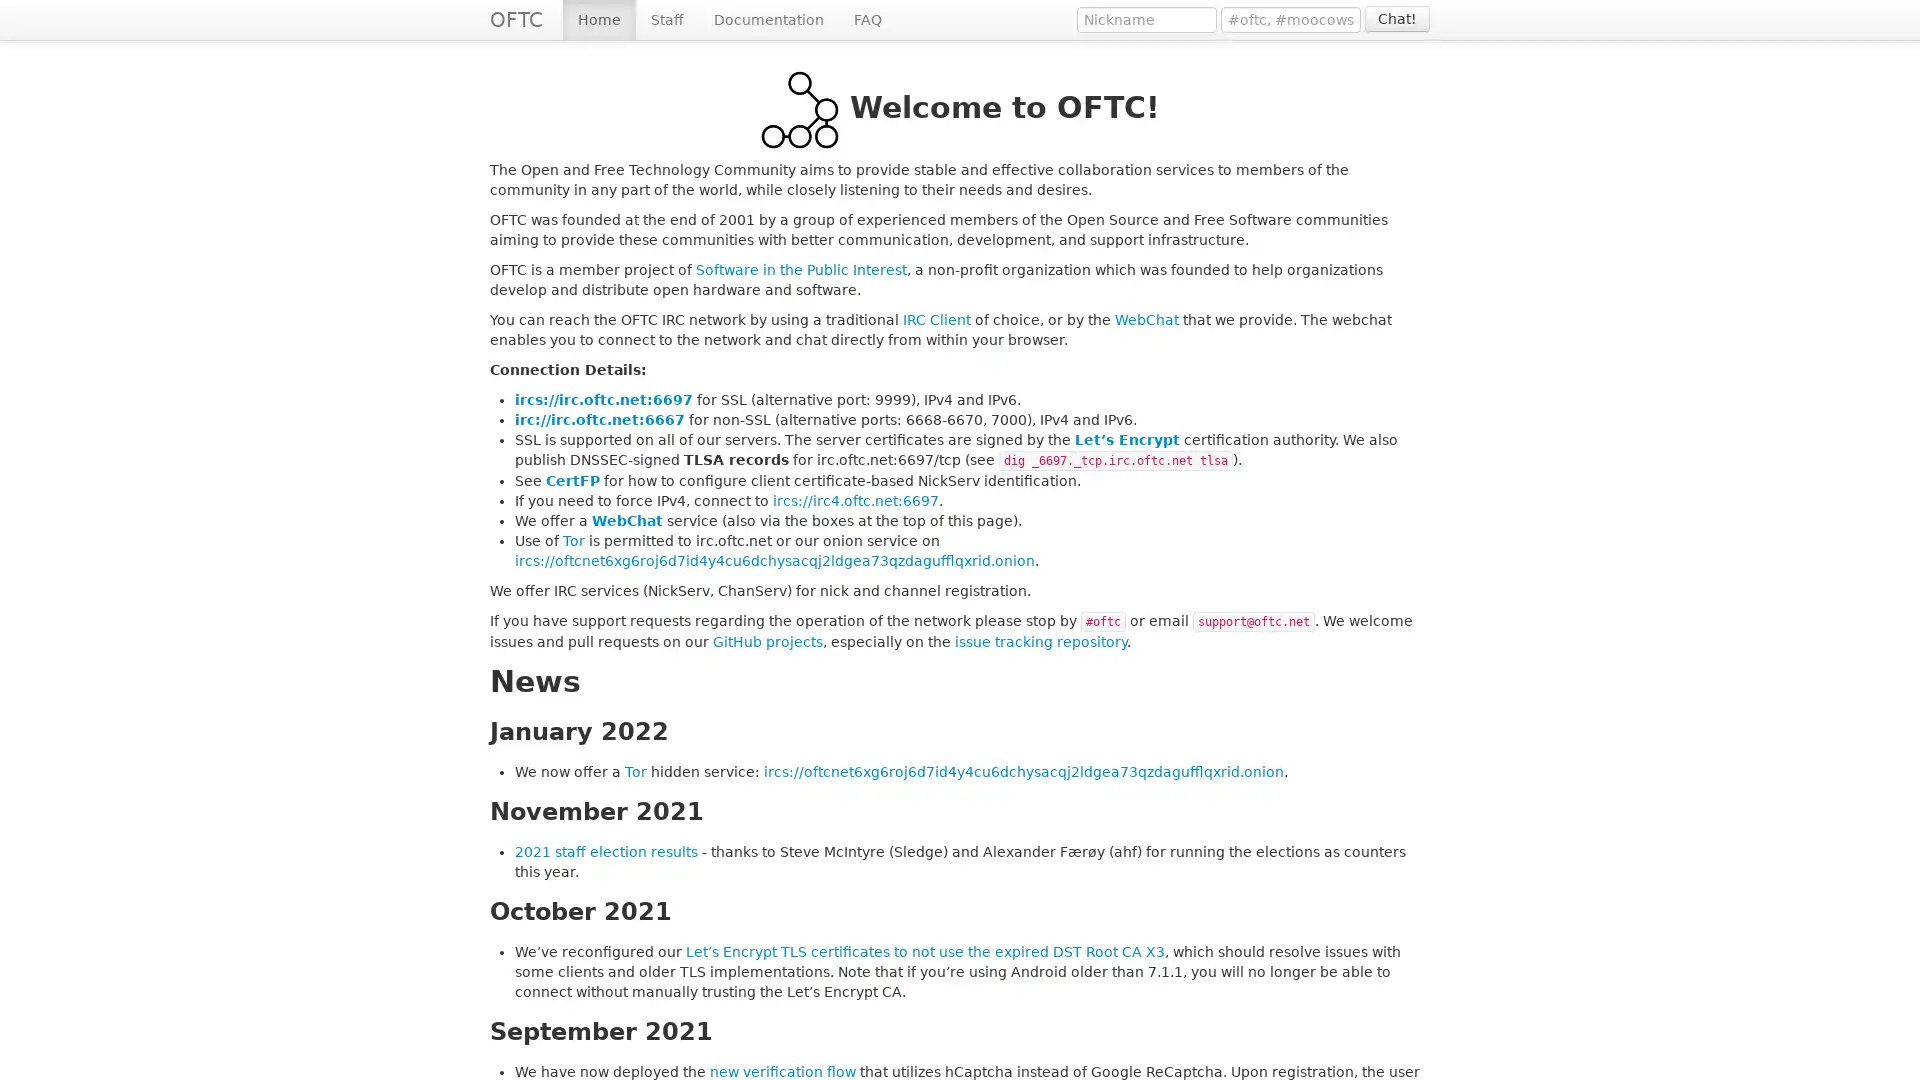 The height and width of the screenshot is (1080, 1920). What do you see at coordinates (1396, 19) in the screenshot?
I see `Chat!` at bounding box center [1396, 19].